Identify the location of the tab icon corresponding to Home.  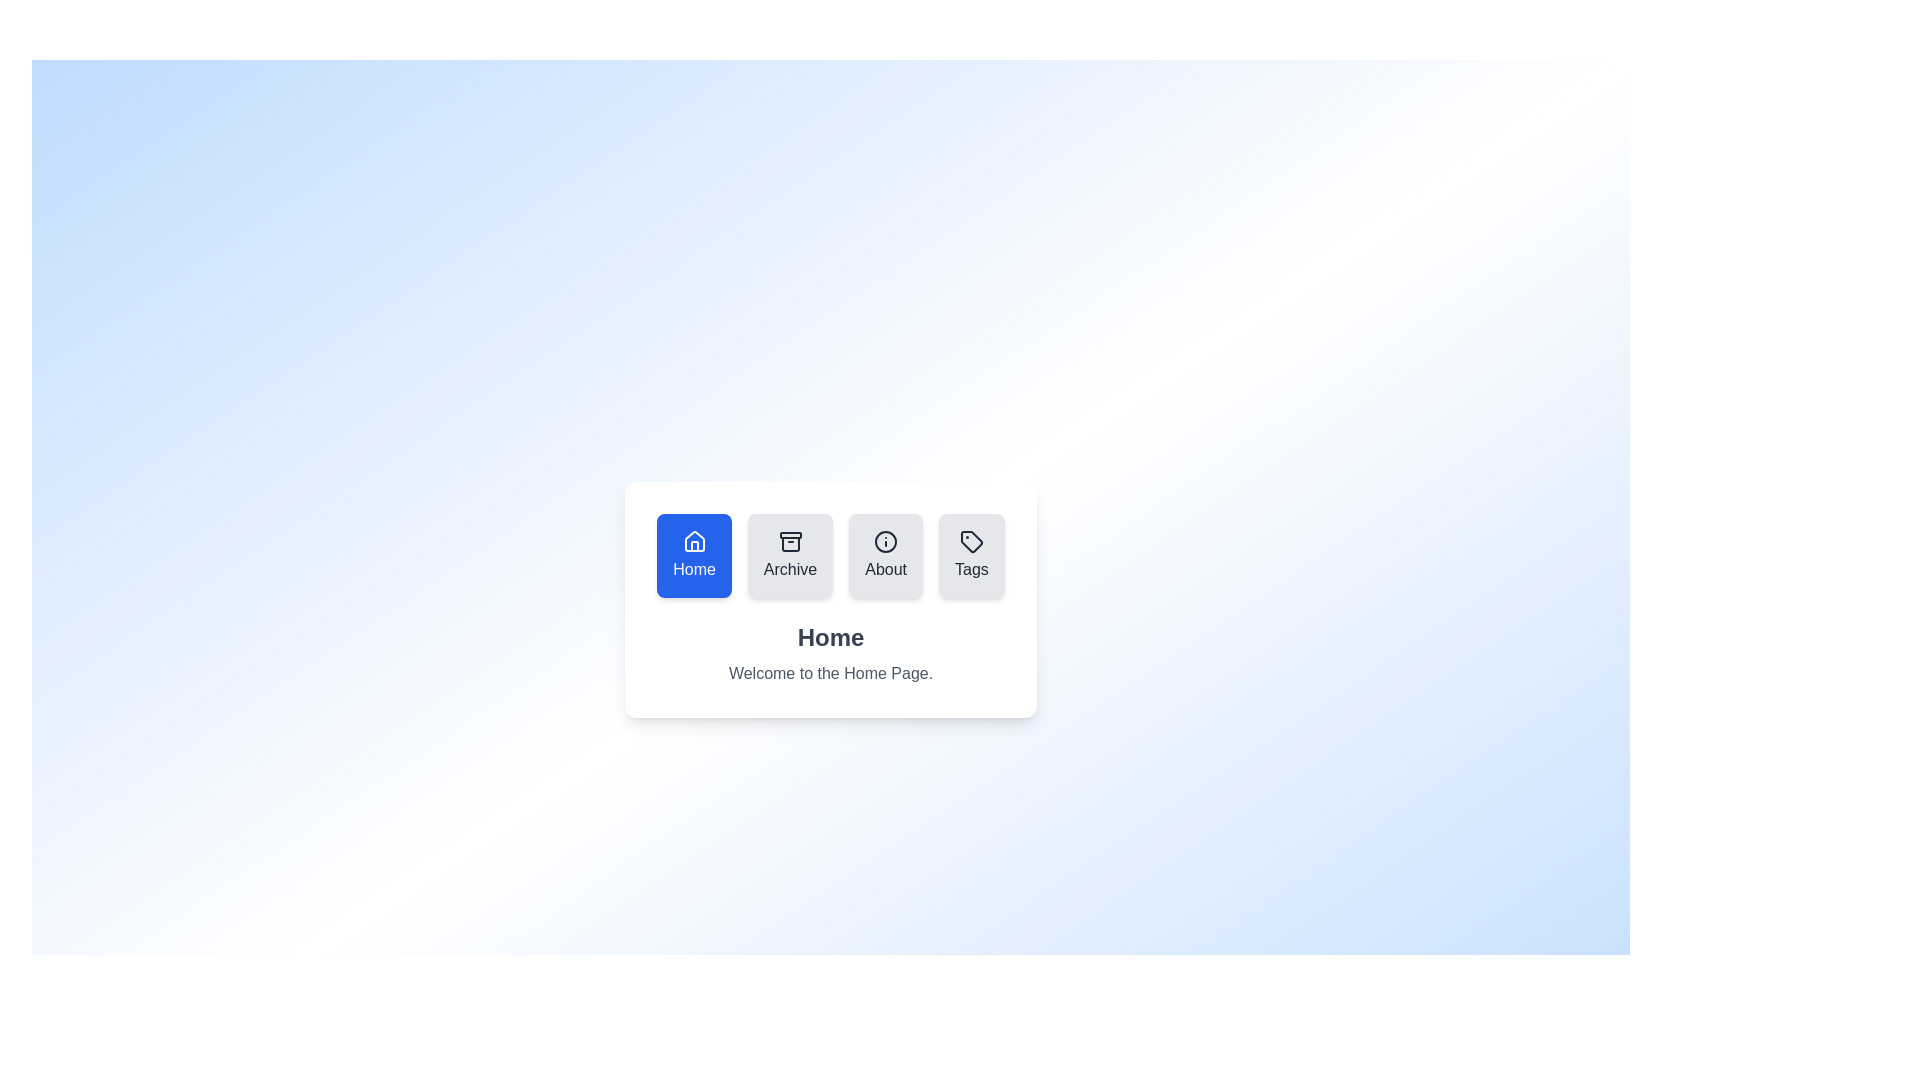
(694, 555).